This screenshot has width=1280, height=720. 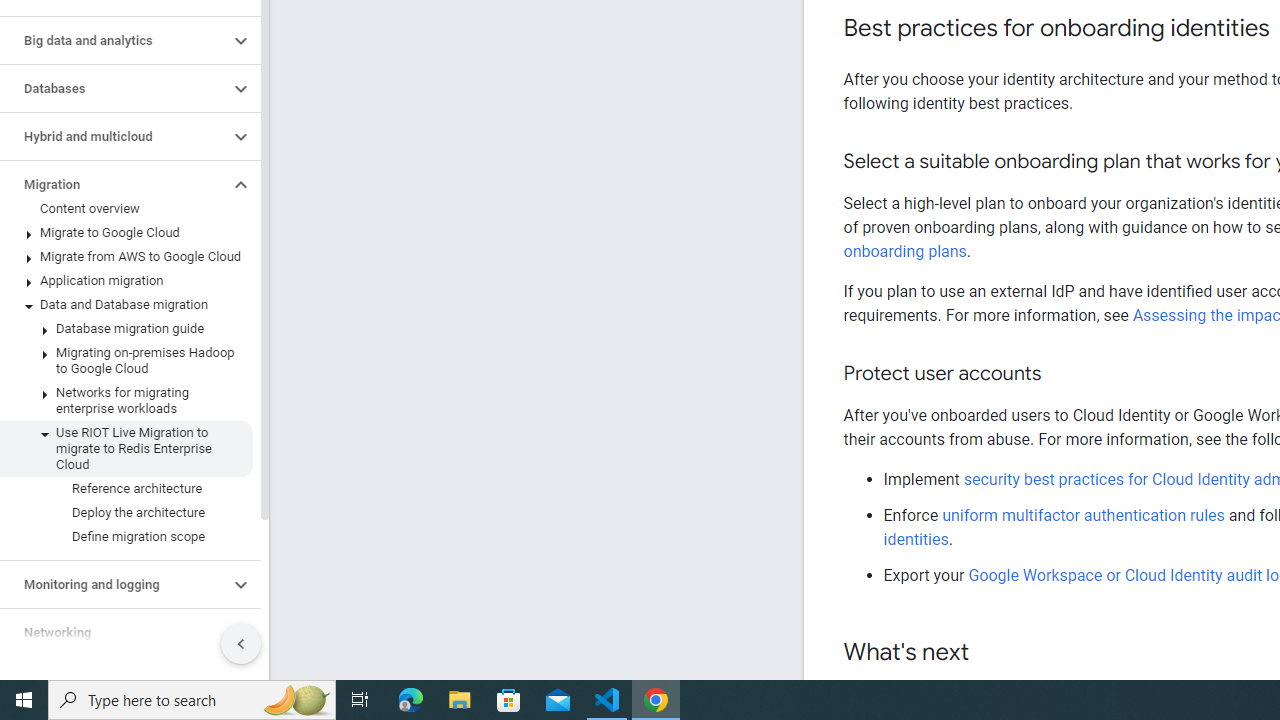 I want to click on 'Databases', so click(x=113, y=87).